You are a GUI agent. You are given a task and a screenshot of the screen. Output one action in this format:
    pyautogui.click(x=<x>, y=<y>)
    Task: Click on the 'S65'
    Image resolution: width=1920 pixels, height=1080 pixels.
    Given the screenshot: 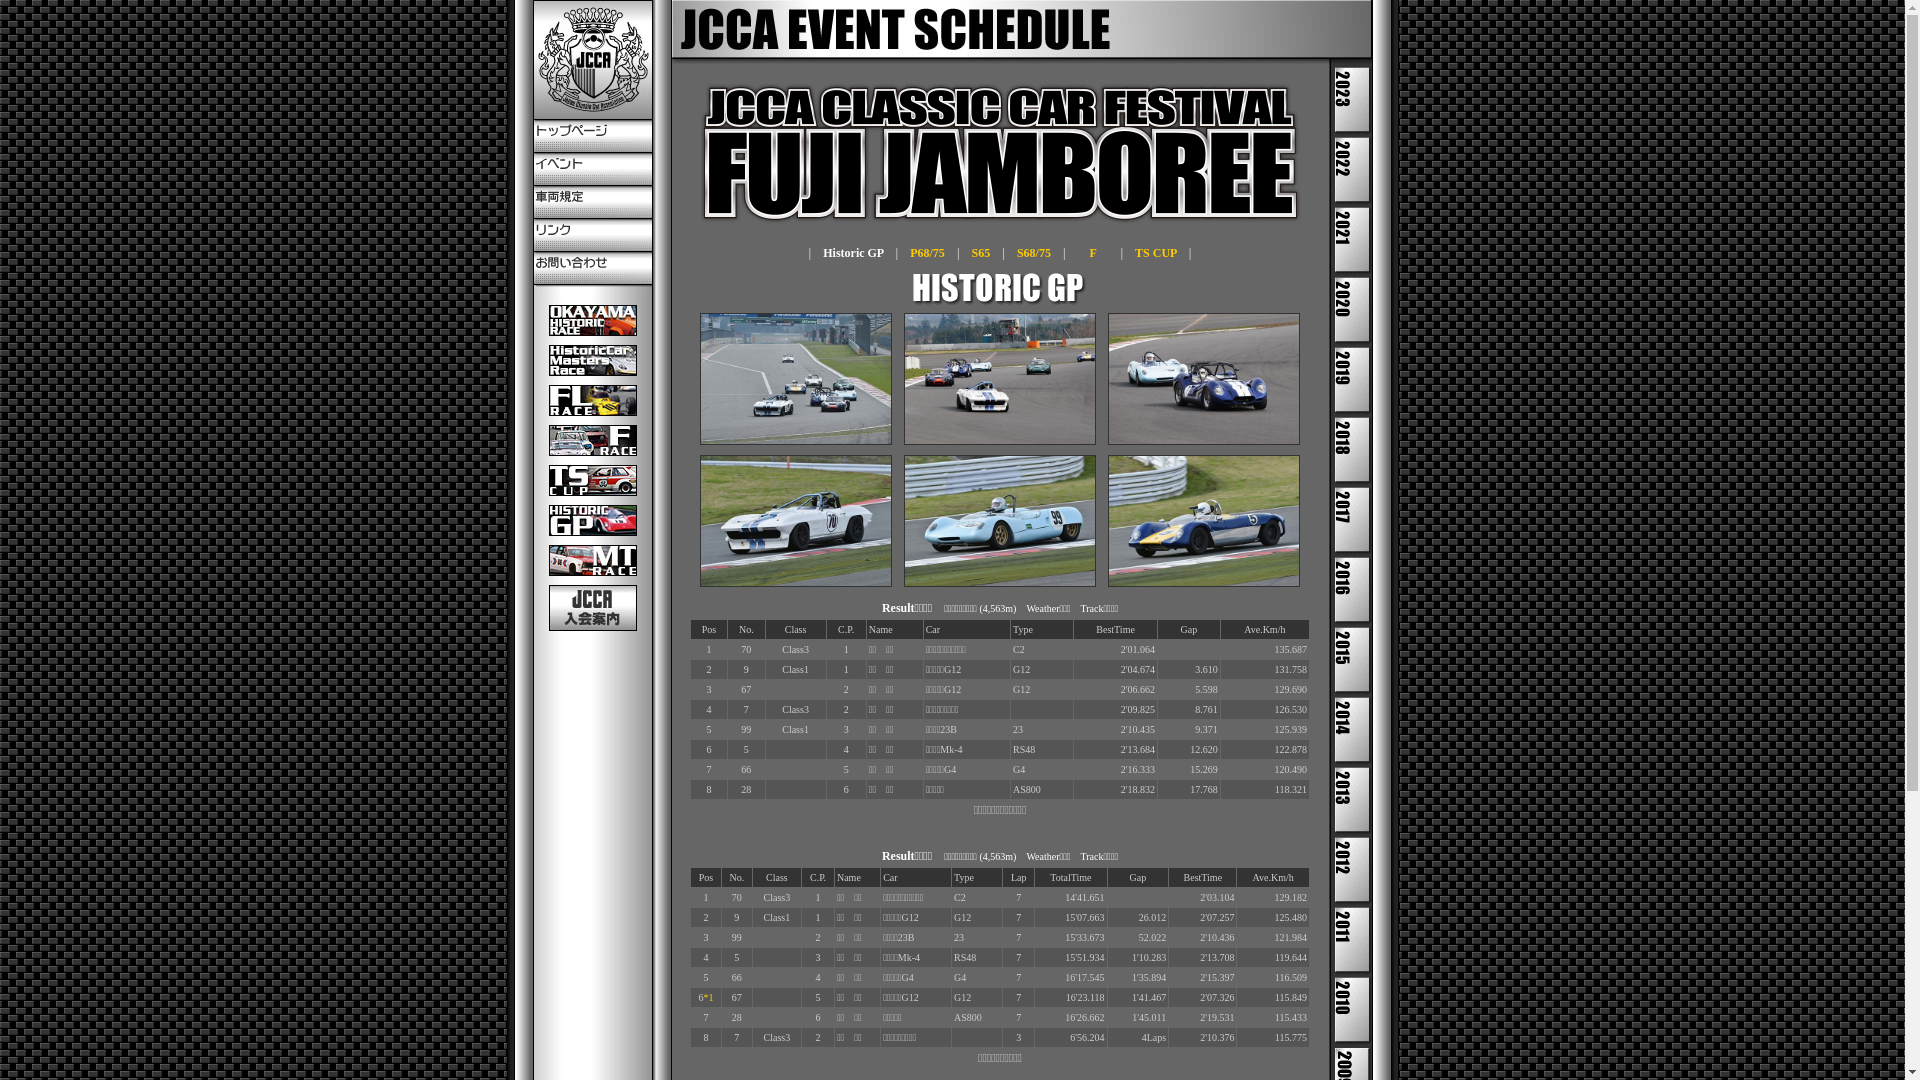 What is the action you would take?
    pyautogui.click(x=981, y=252)
    